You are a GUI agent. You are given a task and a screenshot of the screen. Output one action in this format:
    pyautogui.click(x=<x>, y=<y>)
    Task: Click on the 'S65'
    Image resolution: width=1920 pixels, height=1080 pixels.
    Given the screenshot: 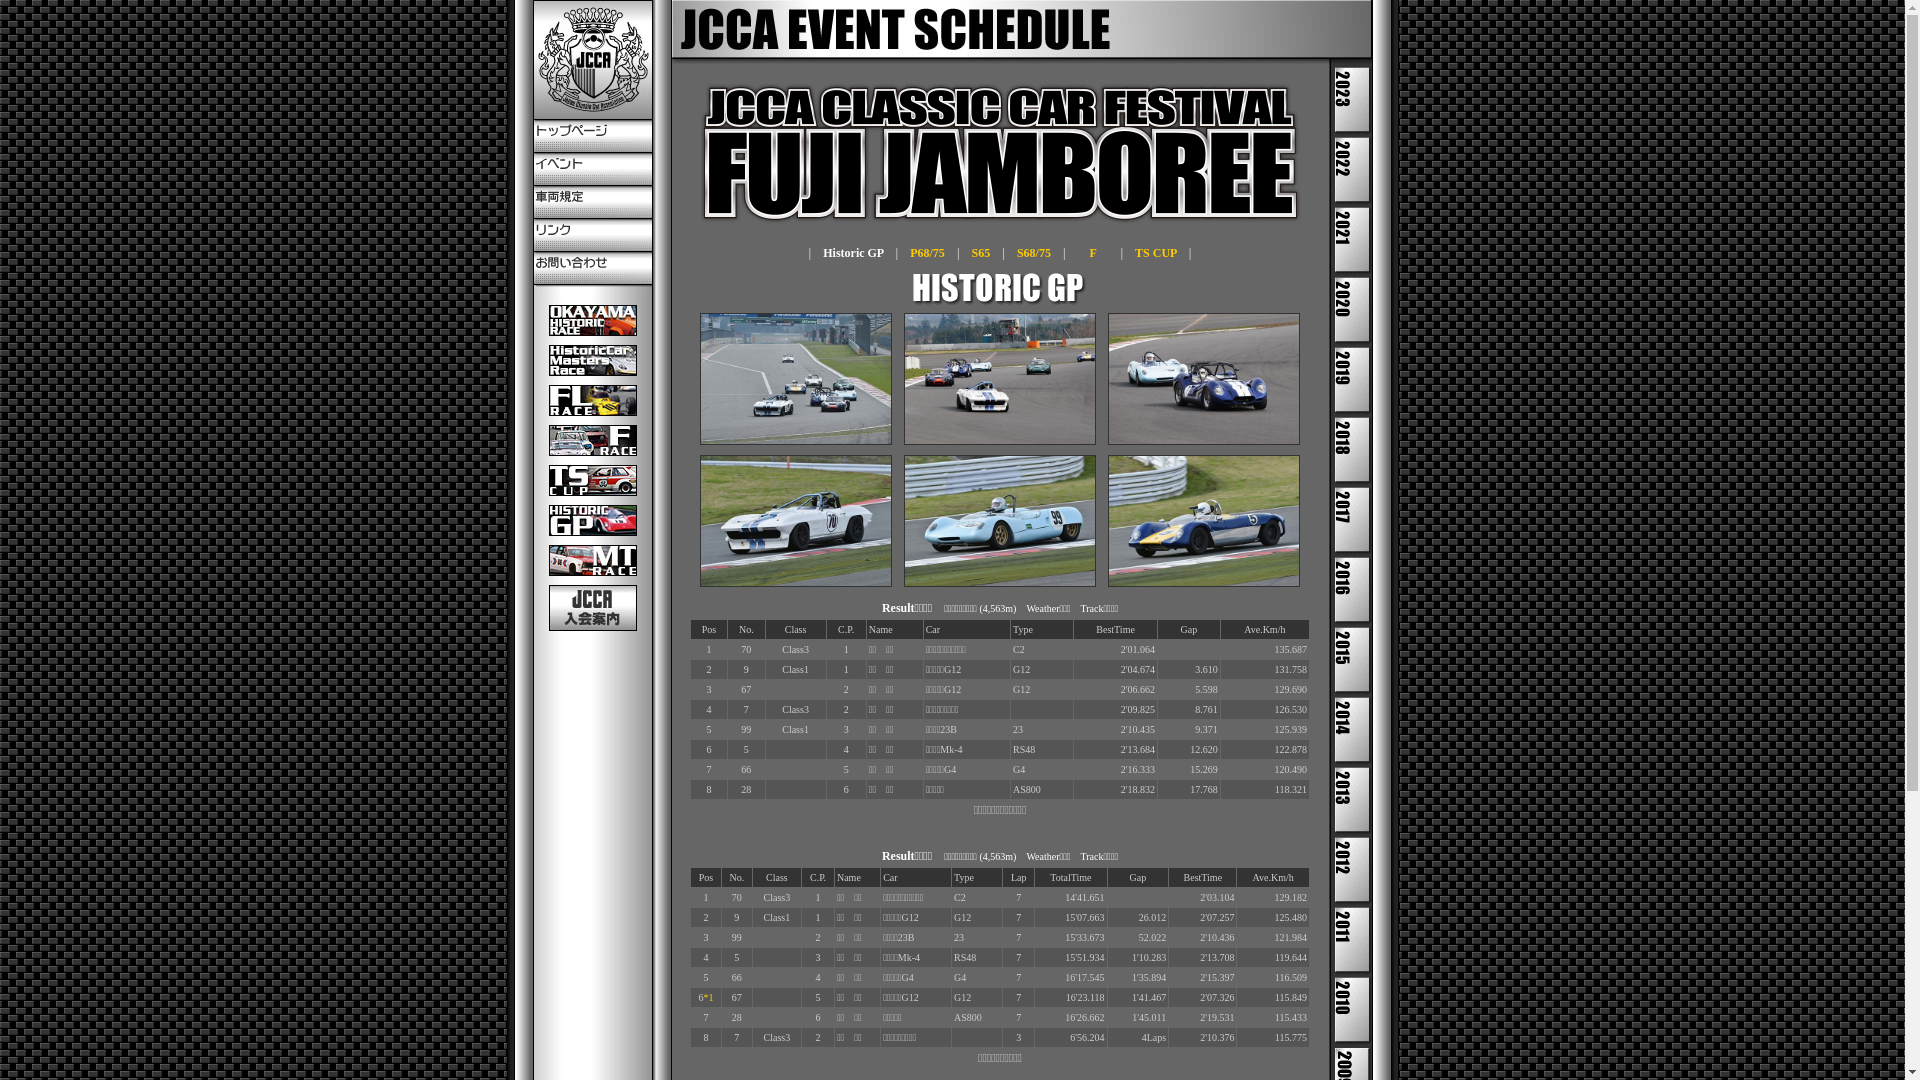 What is the action you would take?
    pyautogui.click(x=981, y=252)
    